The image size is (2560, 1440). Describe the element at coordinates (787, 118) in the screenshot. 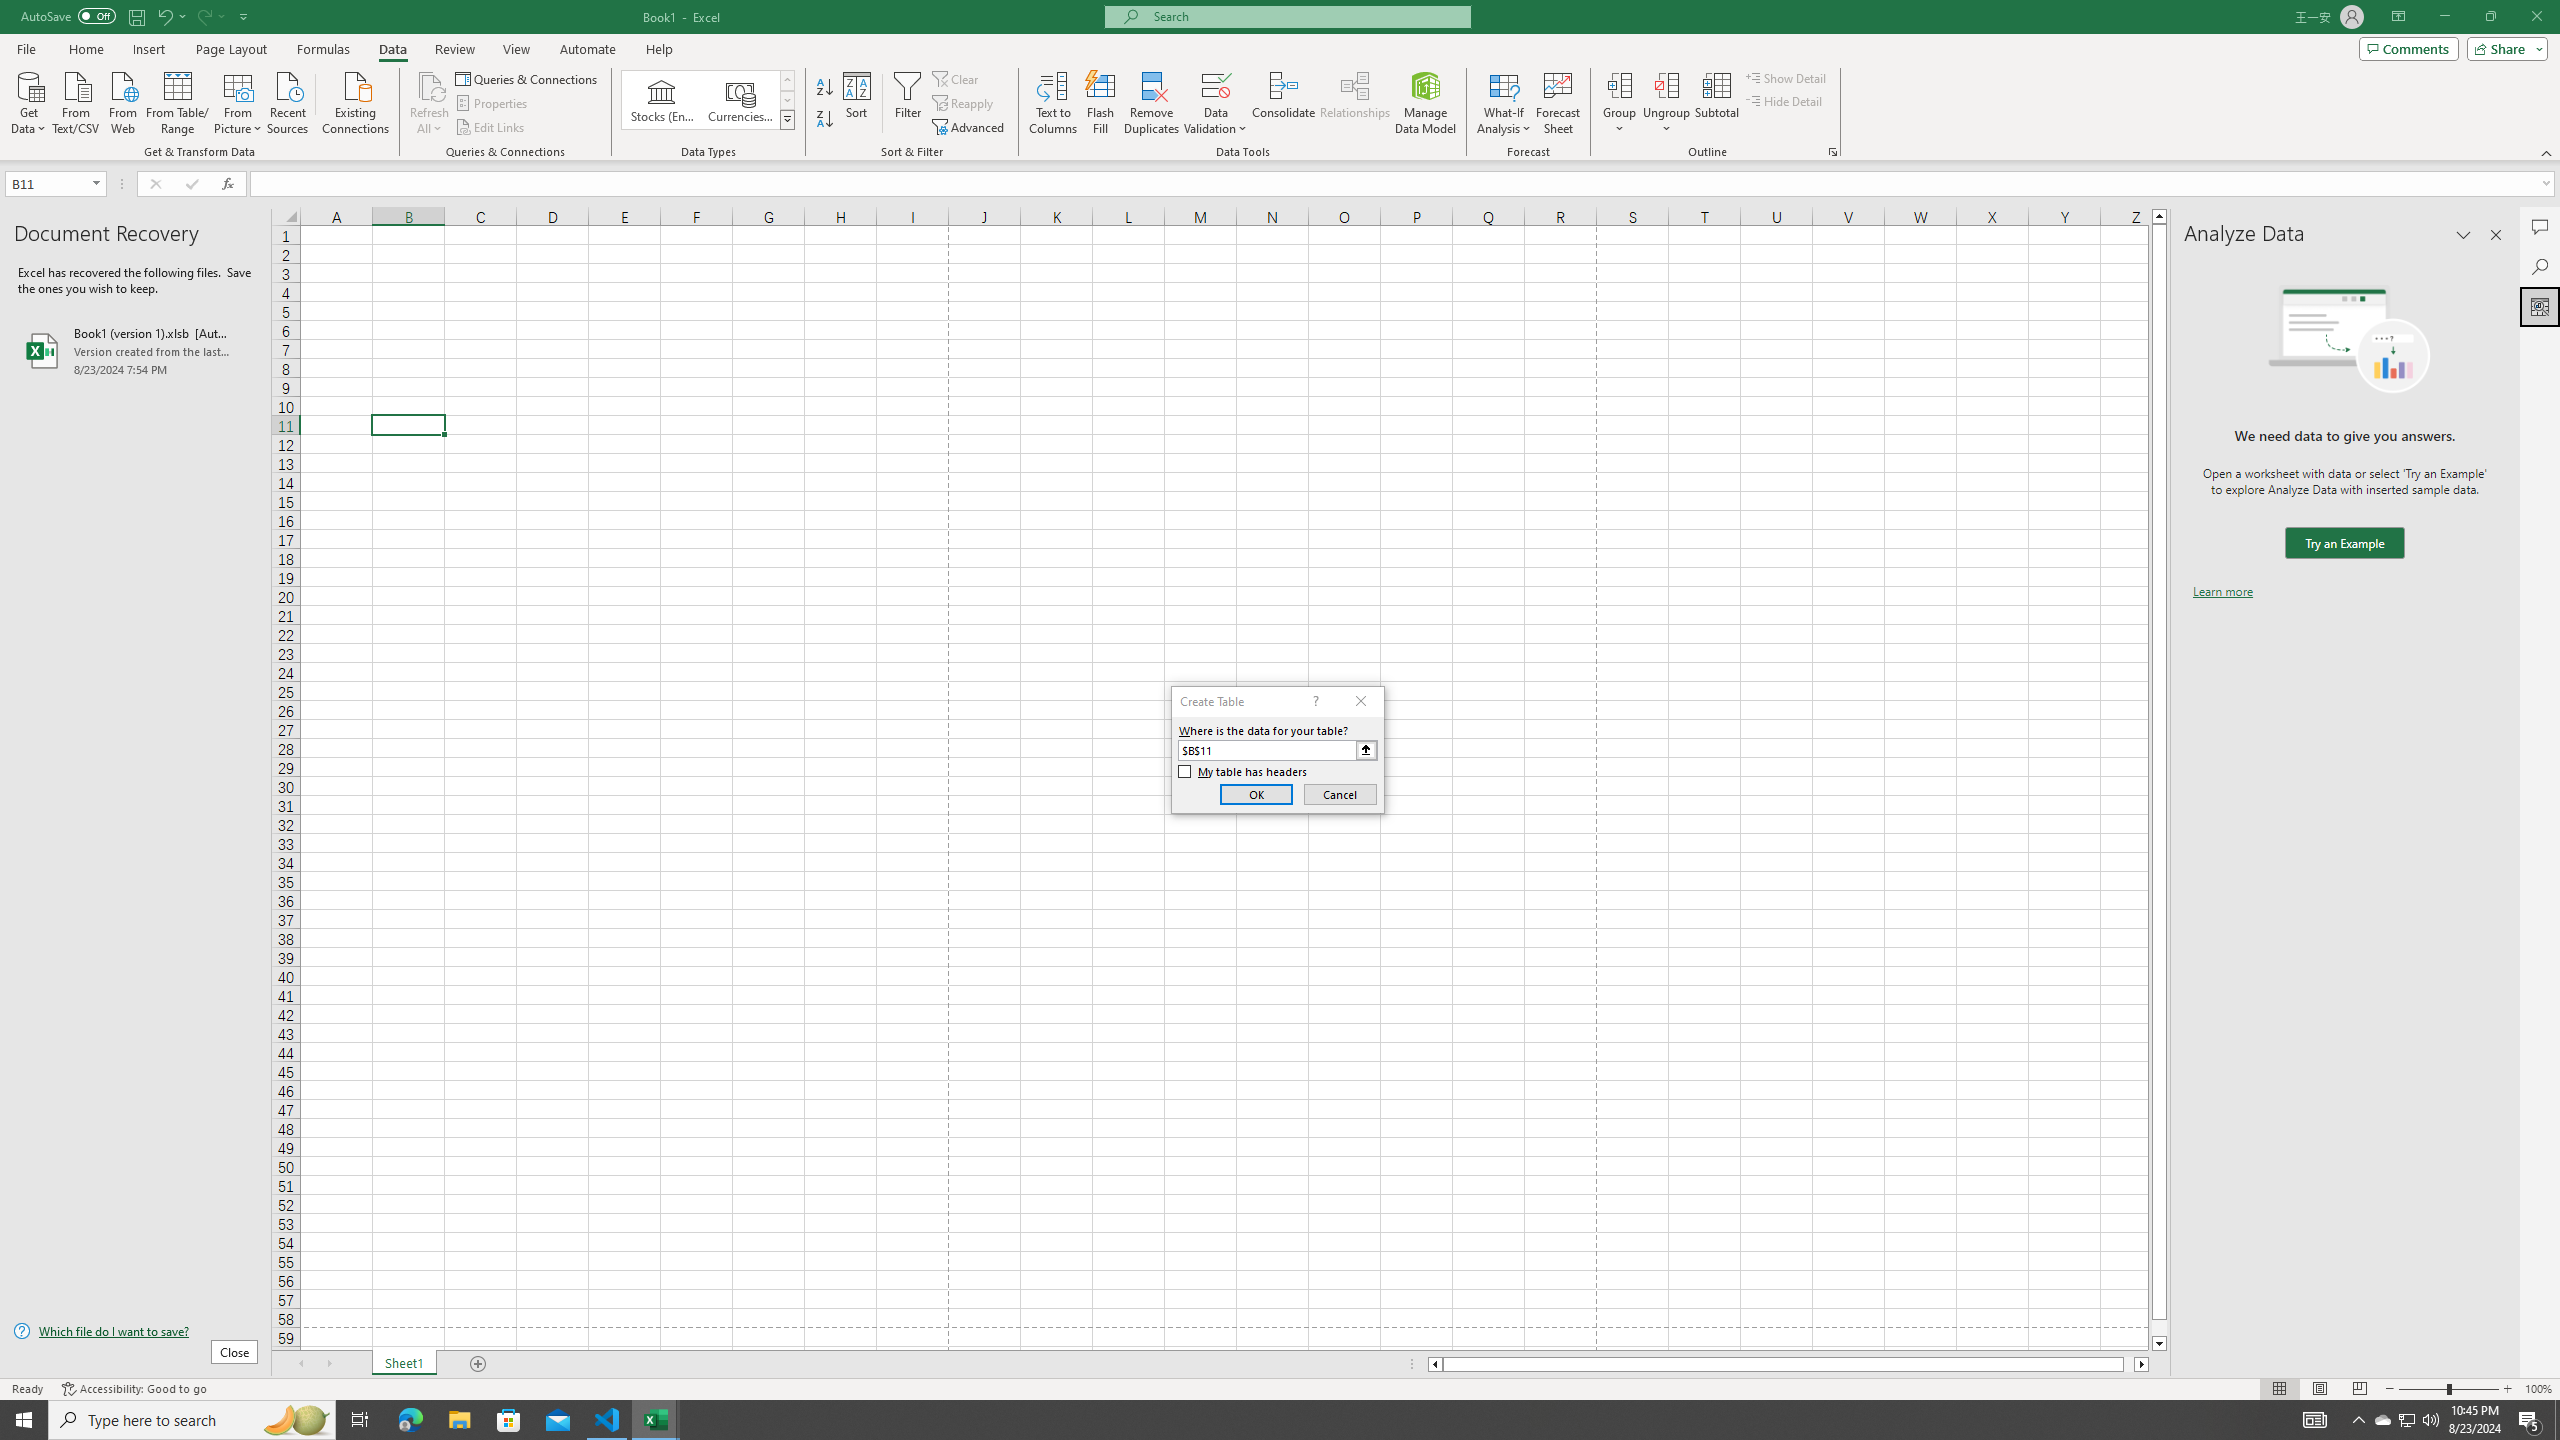

I see `'Data Types'` at that location.